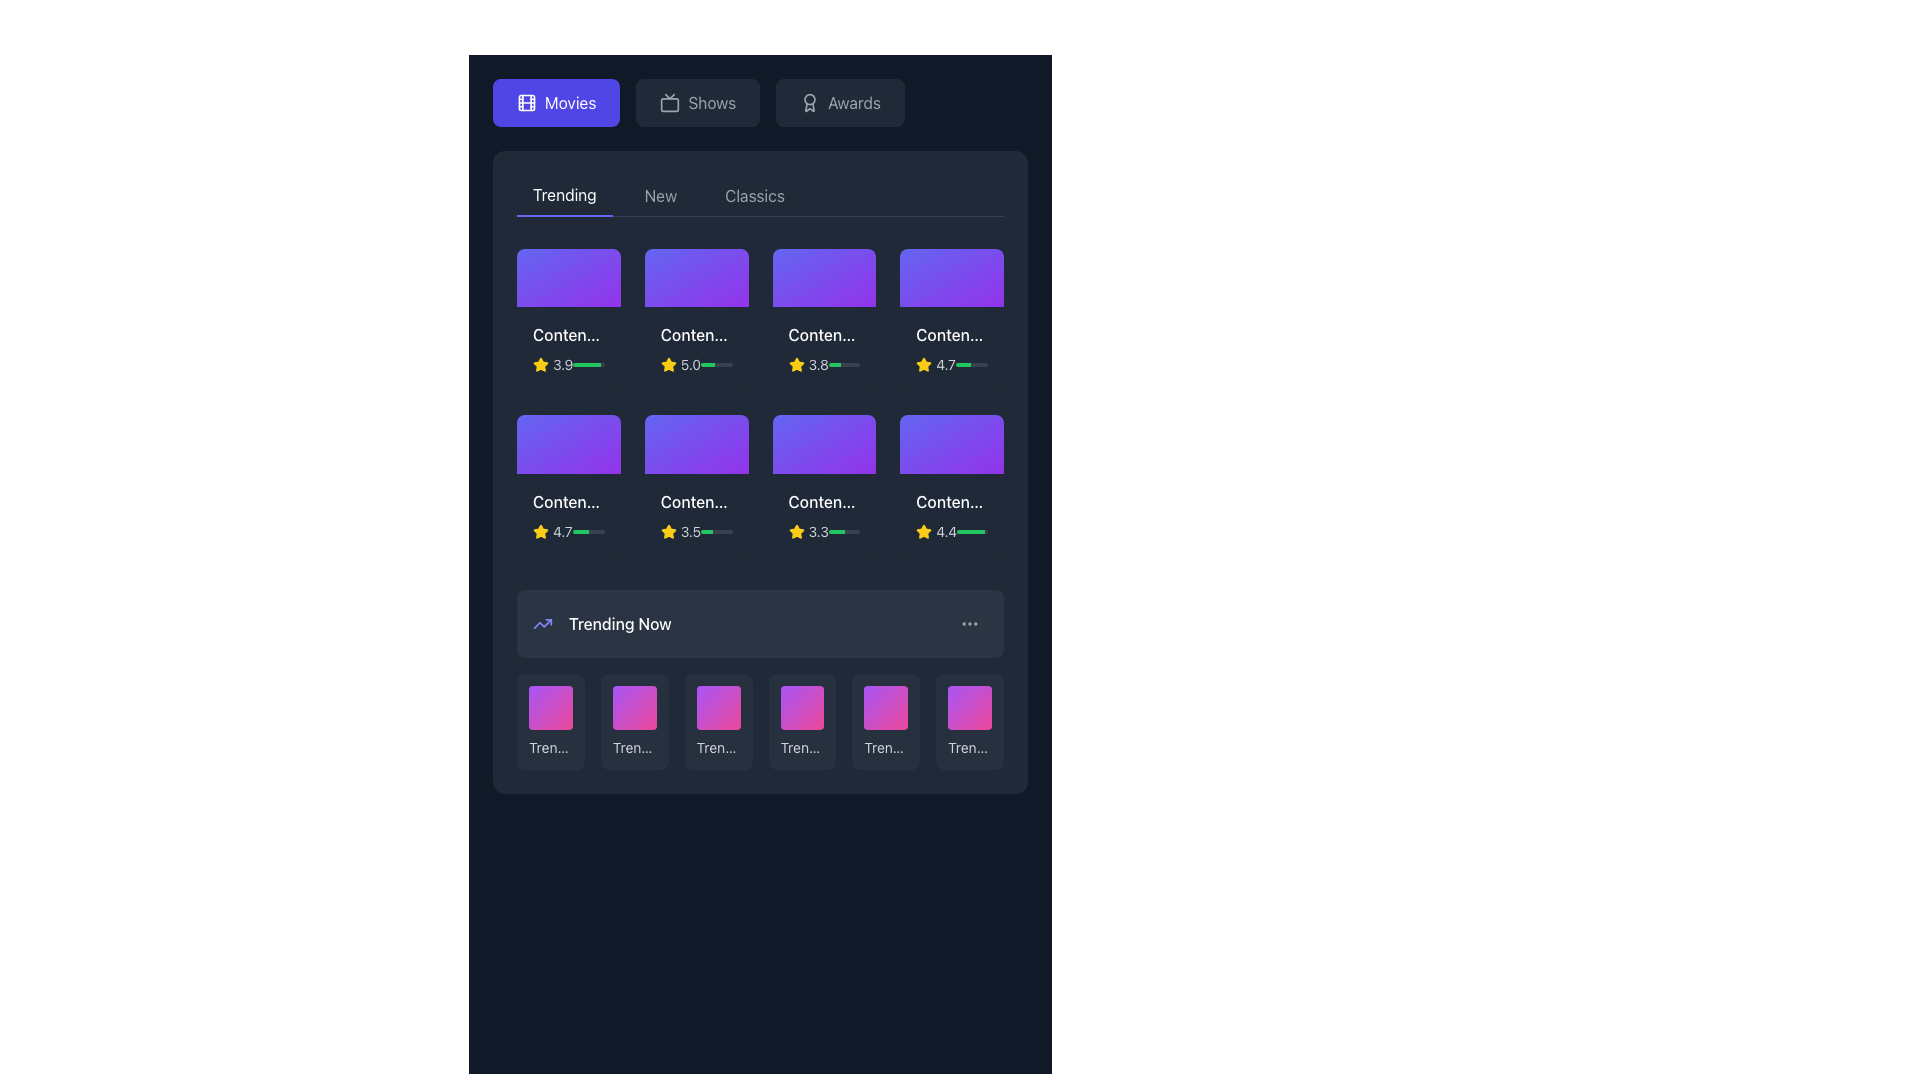  I want to click on the 'Movies' text label embedded in a button with a purple background located in the top-left region of the interface within the navigation menu, so click(569, 103).